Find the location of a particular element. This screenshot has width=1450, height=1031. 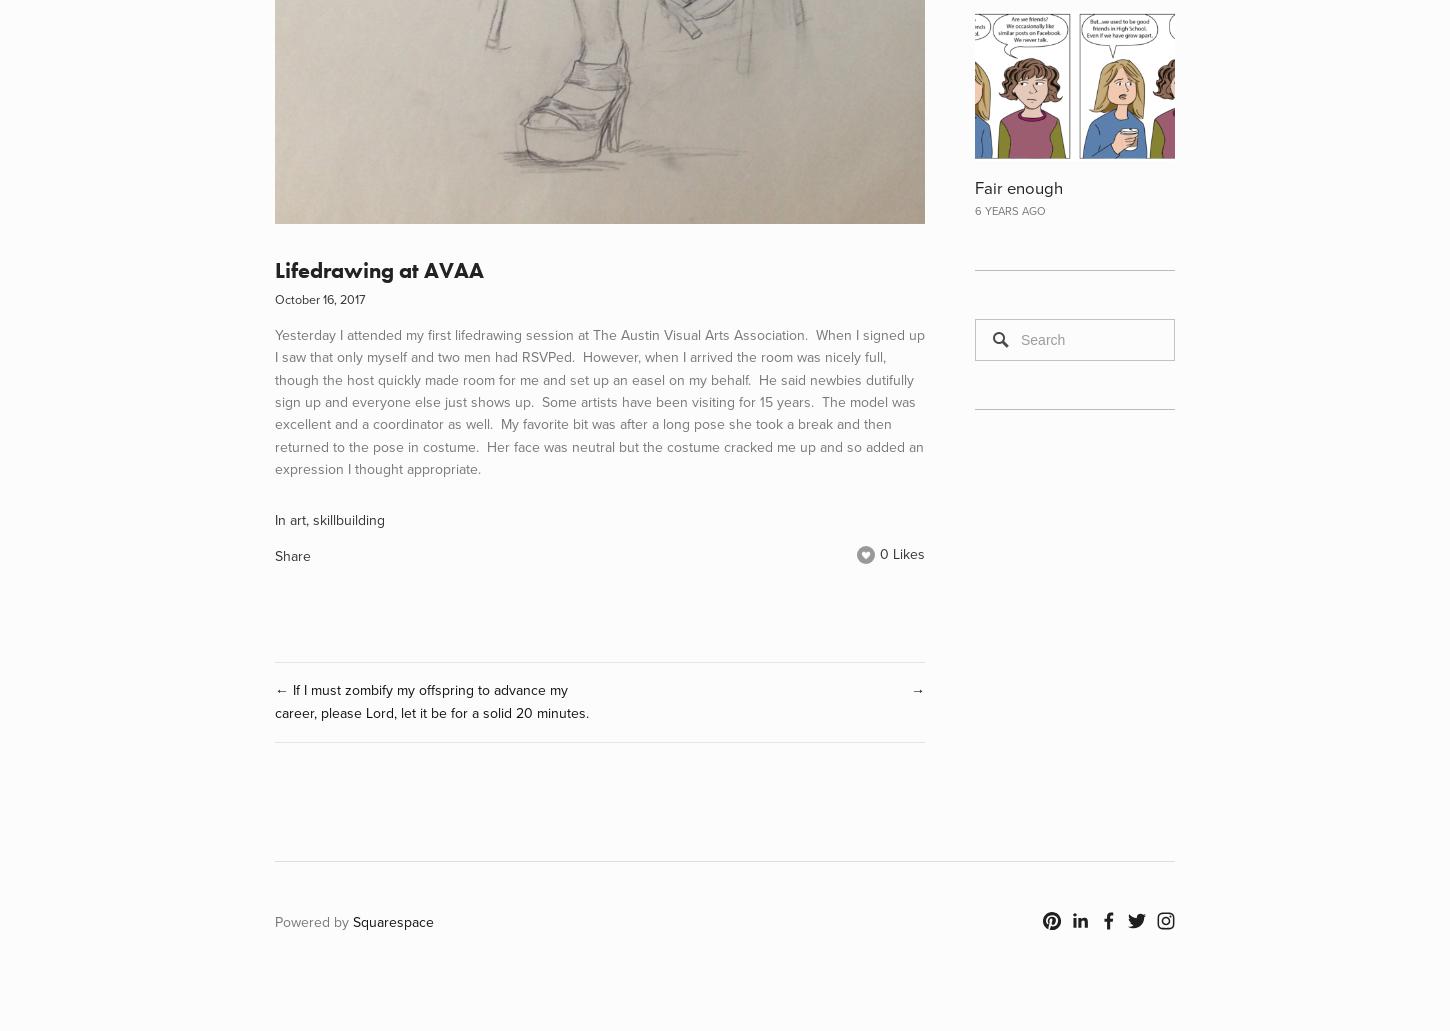

'6 years ago' is located at coordinates (1010, 210).